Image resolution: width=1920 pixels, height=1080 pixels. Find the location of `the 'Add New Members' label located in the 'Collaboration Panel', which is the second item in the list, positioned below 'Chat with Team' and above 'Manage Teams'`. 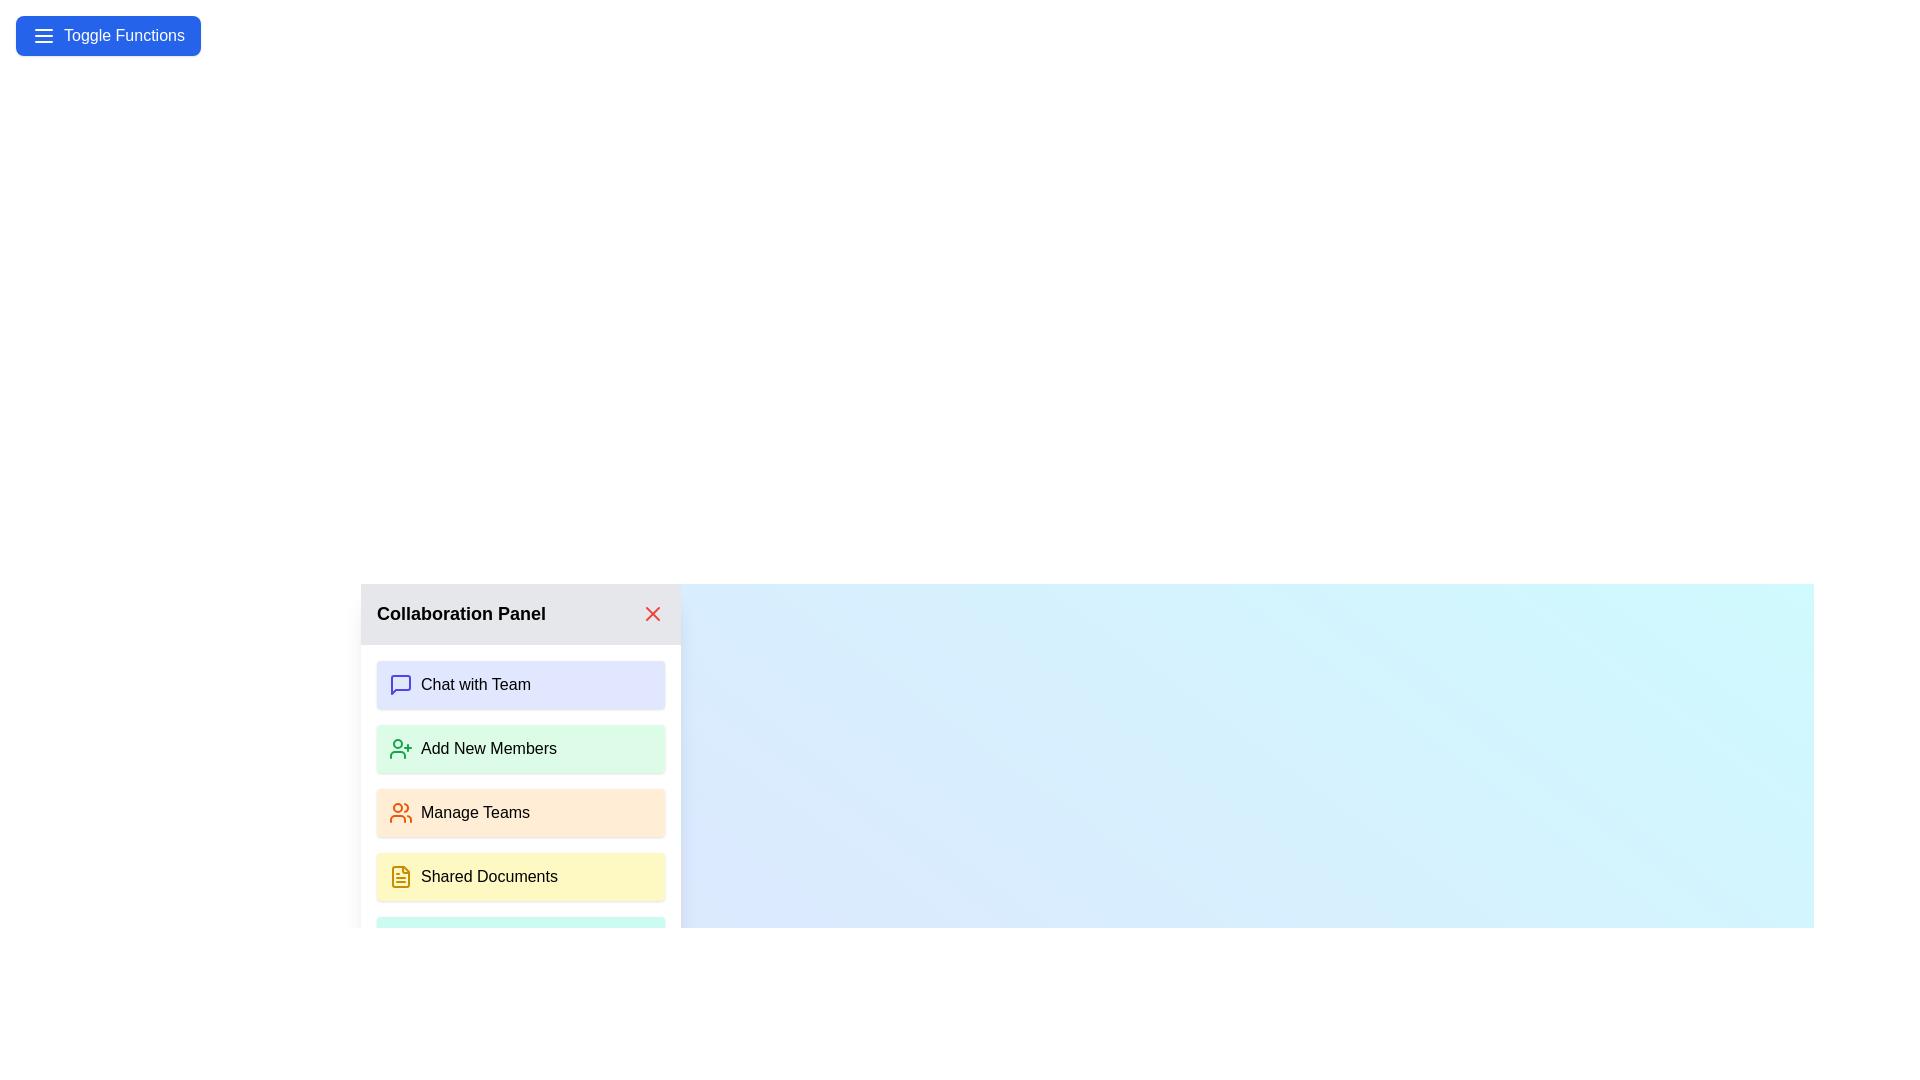

the 'Add New Members' label located in the 'Collaboration Panel', which is the second item in the list, positioned below 'Chat with Team' and above 'Manage Teams' is located at coordinates (489, 748).